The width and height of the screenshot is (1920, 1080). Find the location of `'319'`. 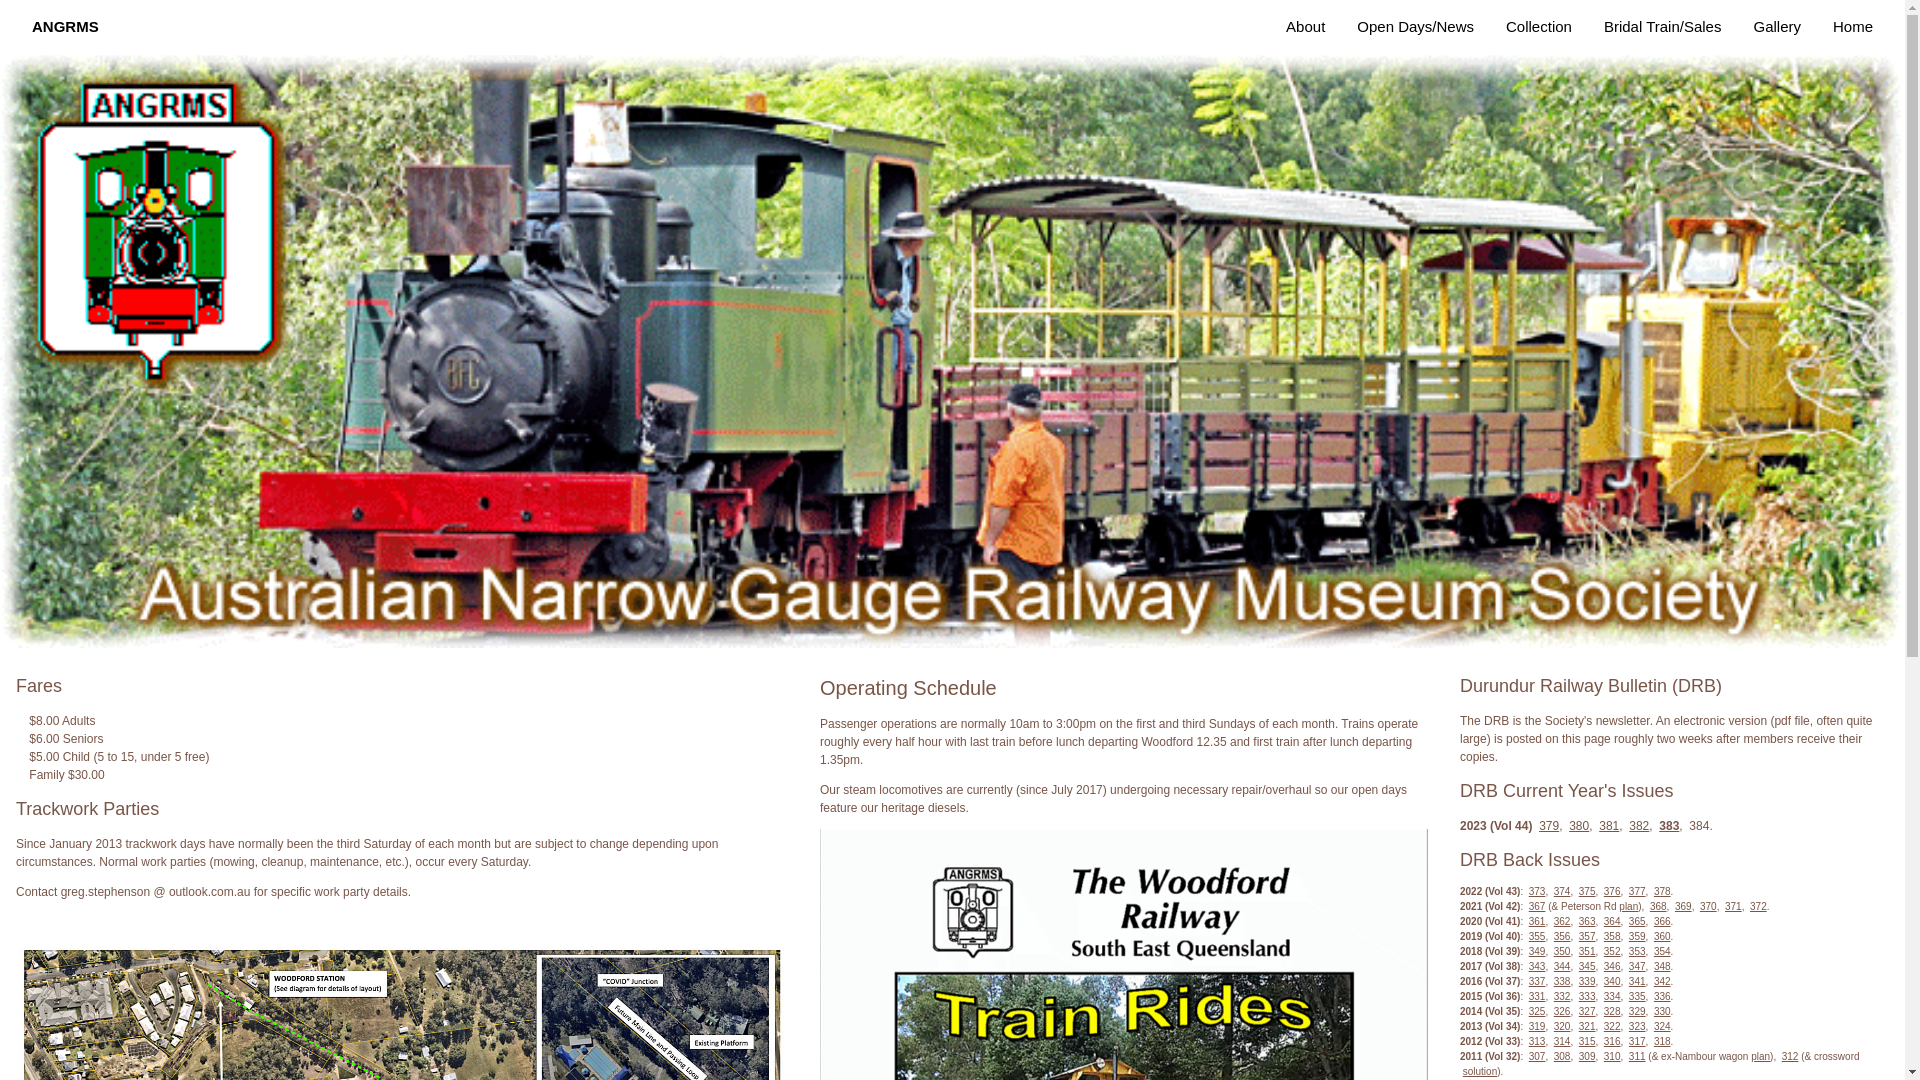

'319' is located at coordinates (1536, 1026).